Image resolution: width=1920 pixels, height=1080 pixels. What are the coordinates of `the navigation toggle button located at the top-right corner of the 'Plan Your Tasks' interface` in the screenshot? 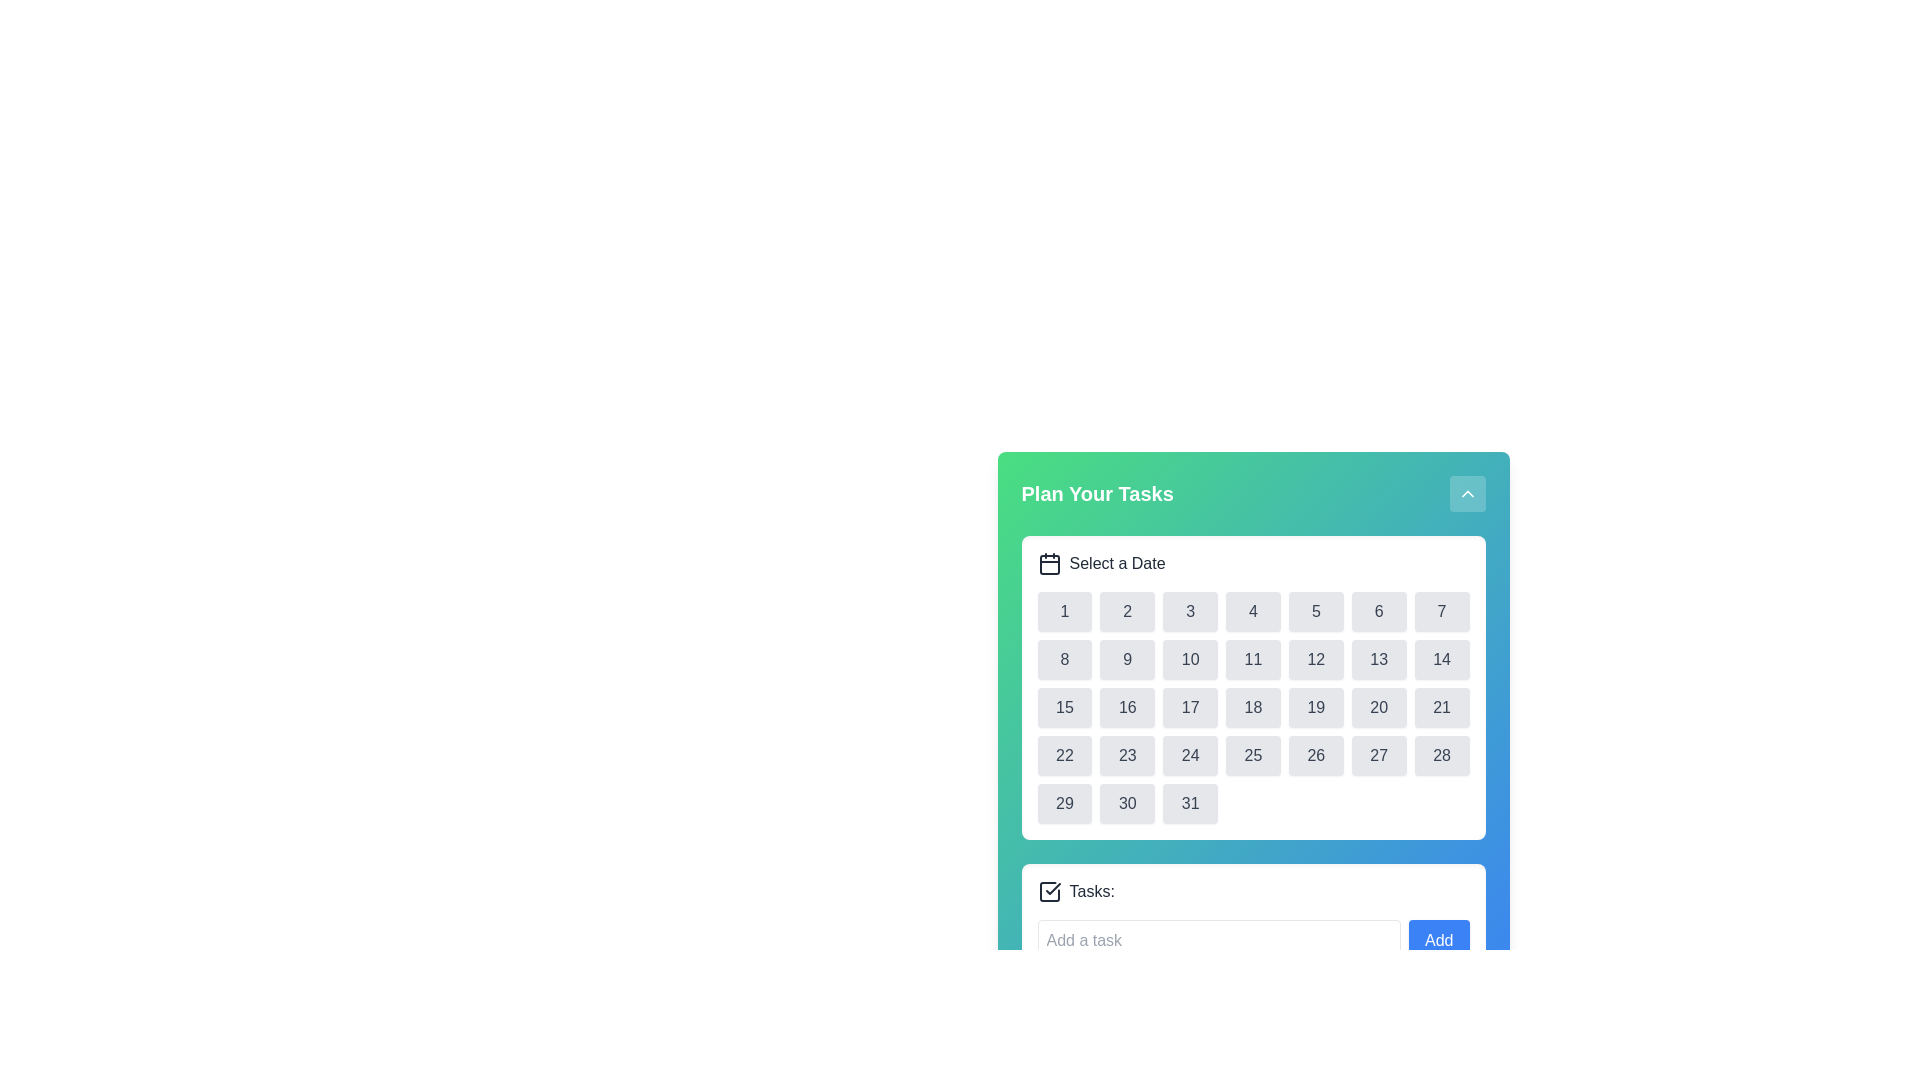 It's located at (1467, 493).